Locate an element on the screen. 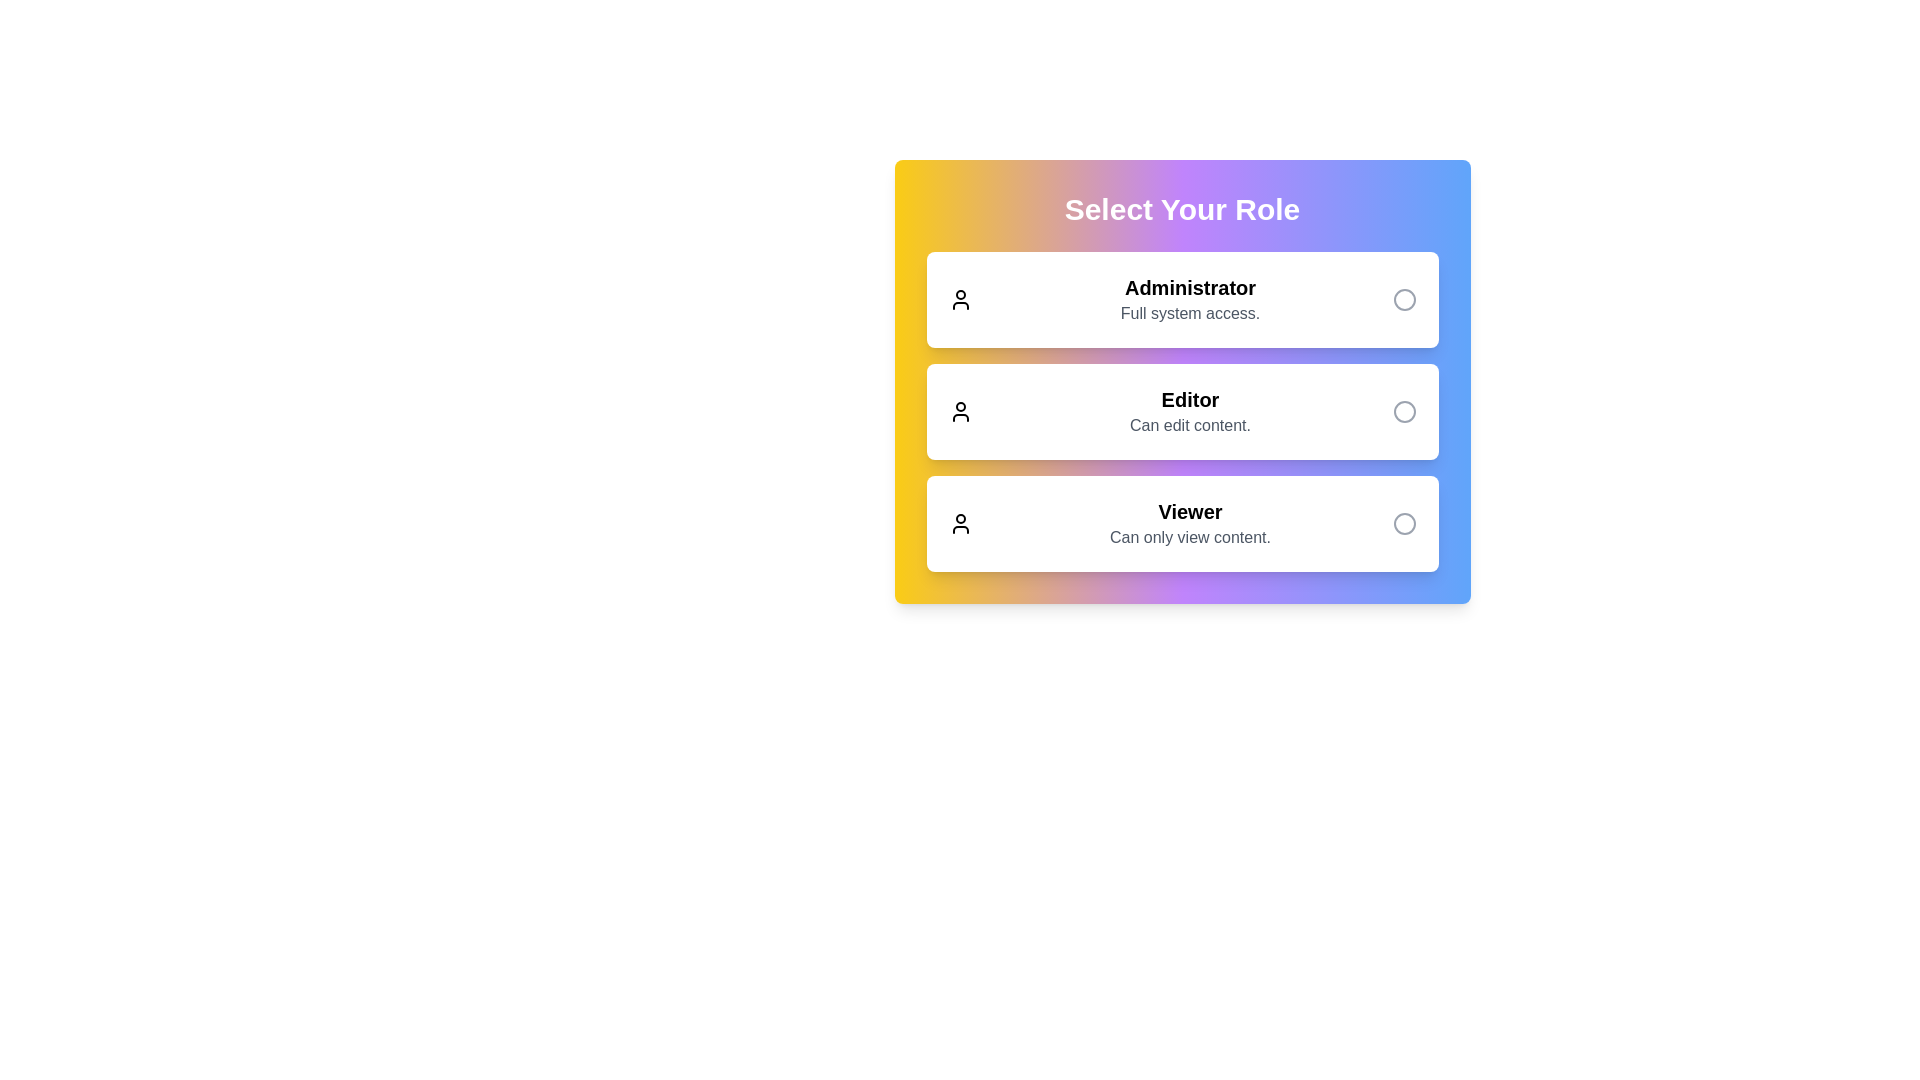 The height and width of the screenshot is (1080, 1920). the text label reading 'Full system access.' which is located below the bolded 'Administrator' text in the 'Select Your Role' section is located at coordinates (1190, 313).